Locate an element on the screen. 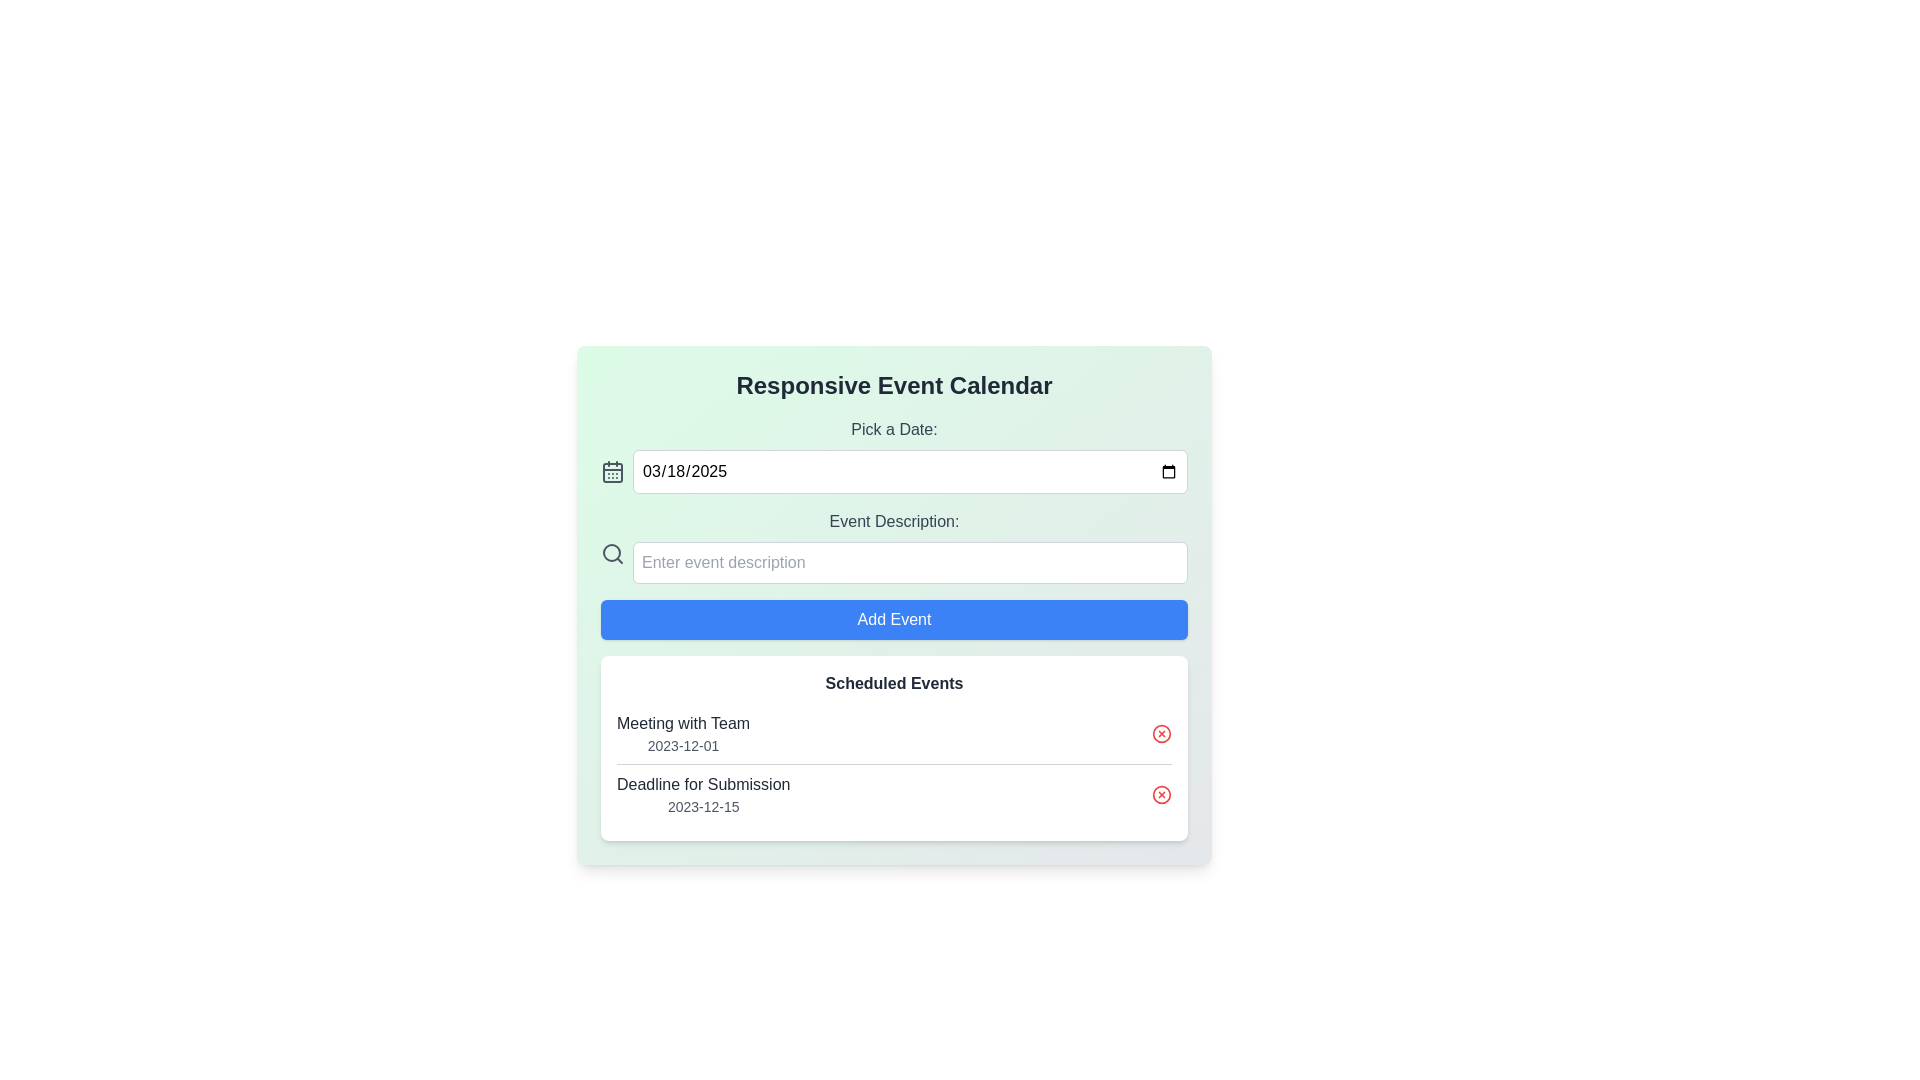  the 'Deadline for Submission' text label, which is displayed in bold gray font at the top of the event row is located at coordinates (703, 784).